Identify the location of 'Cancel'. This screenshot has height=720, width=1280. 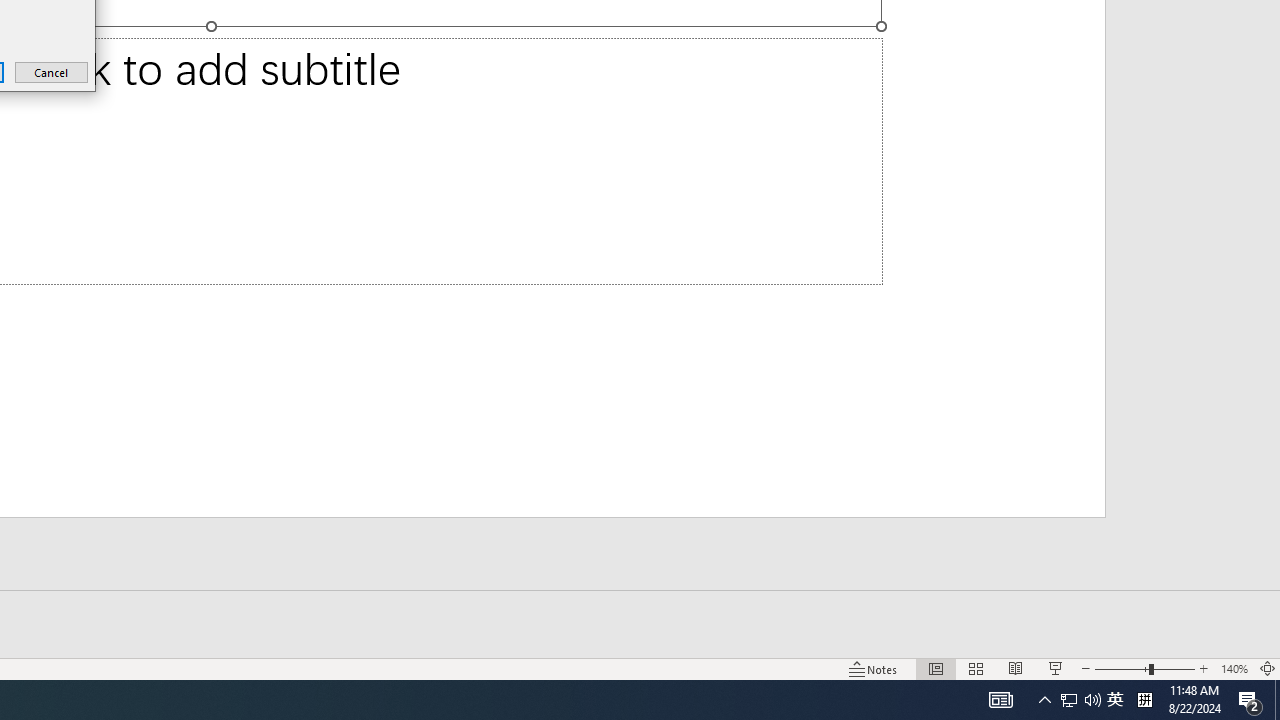
(51, 71).